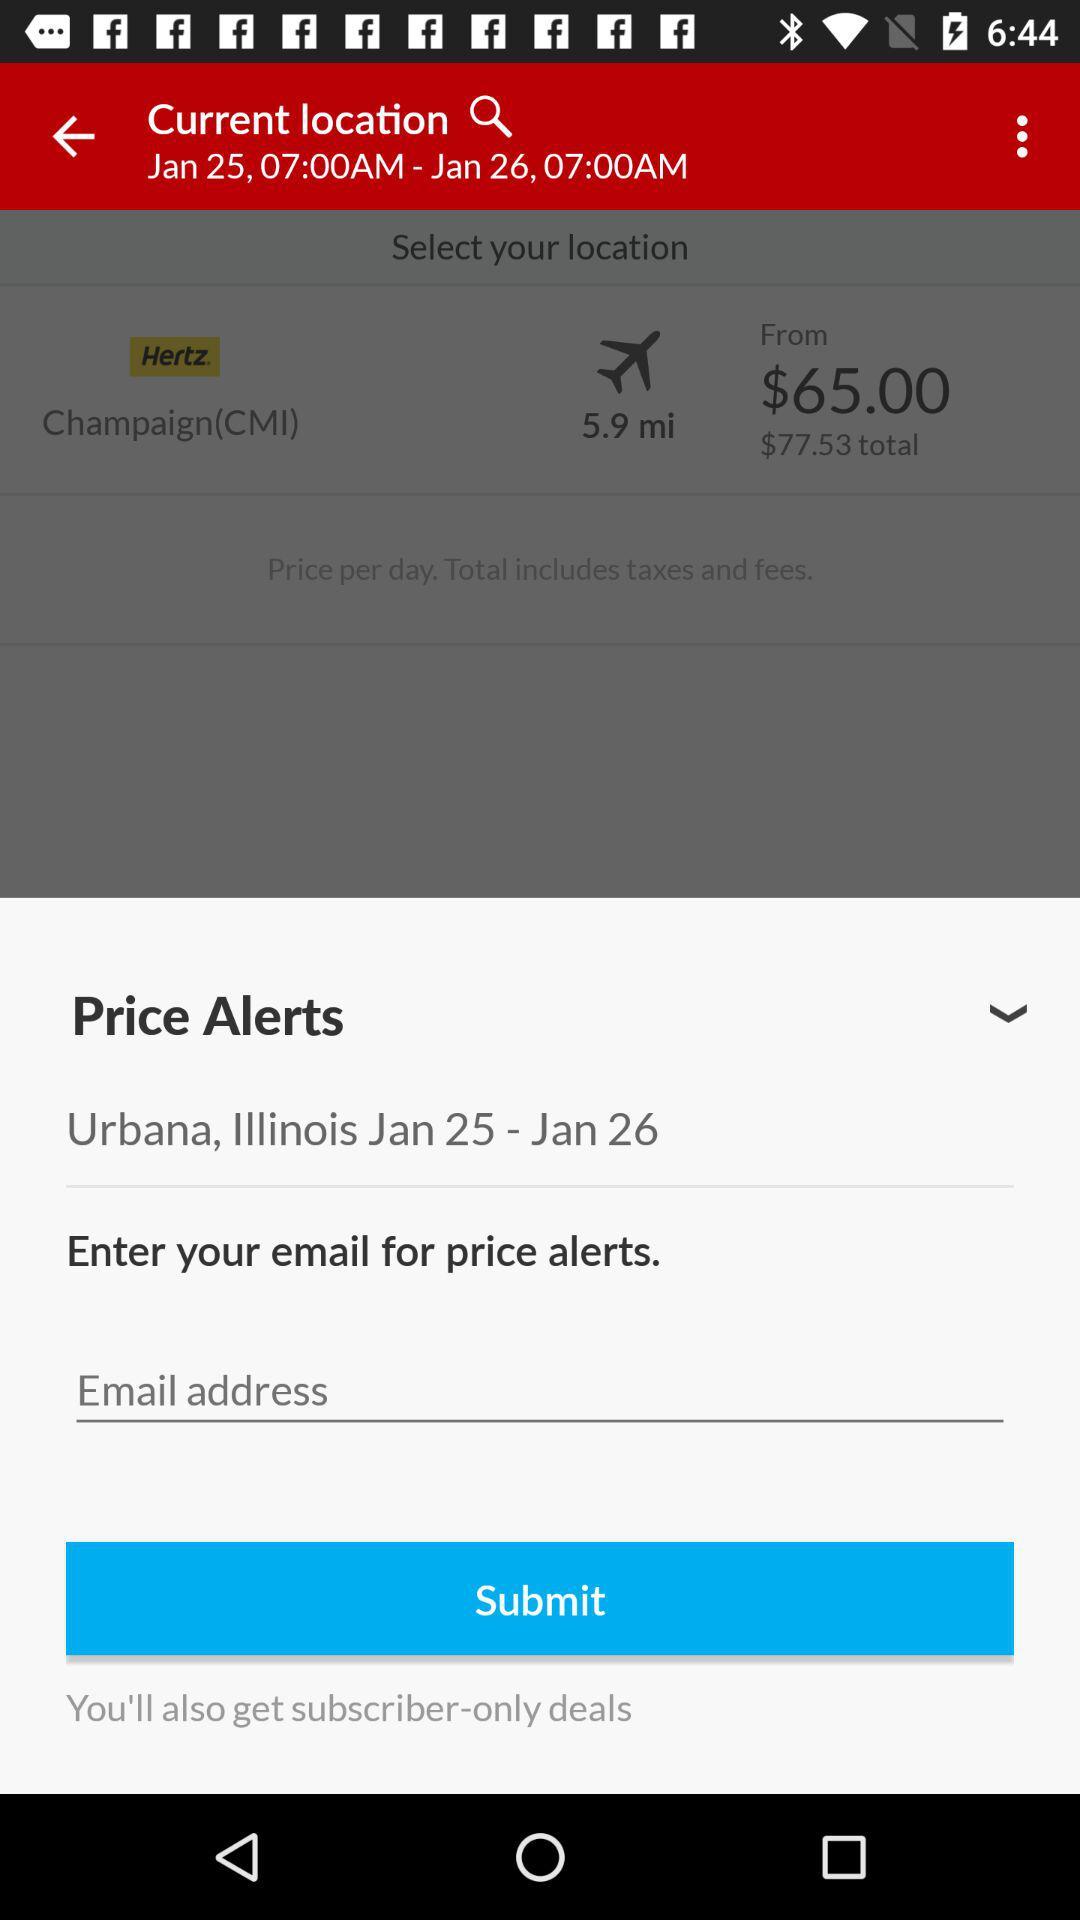 The image size is (1080, 1920). What do you see at coordinates (540, 1389) in the screenshot?
I see `input email address` at bounding box center [540, 1389].